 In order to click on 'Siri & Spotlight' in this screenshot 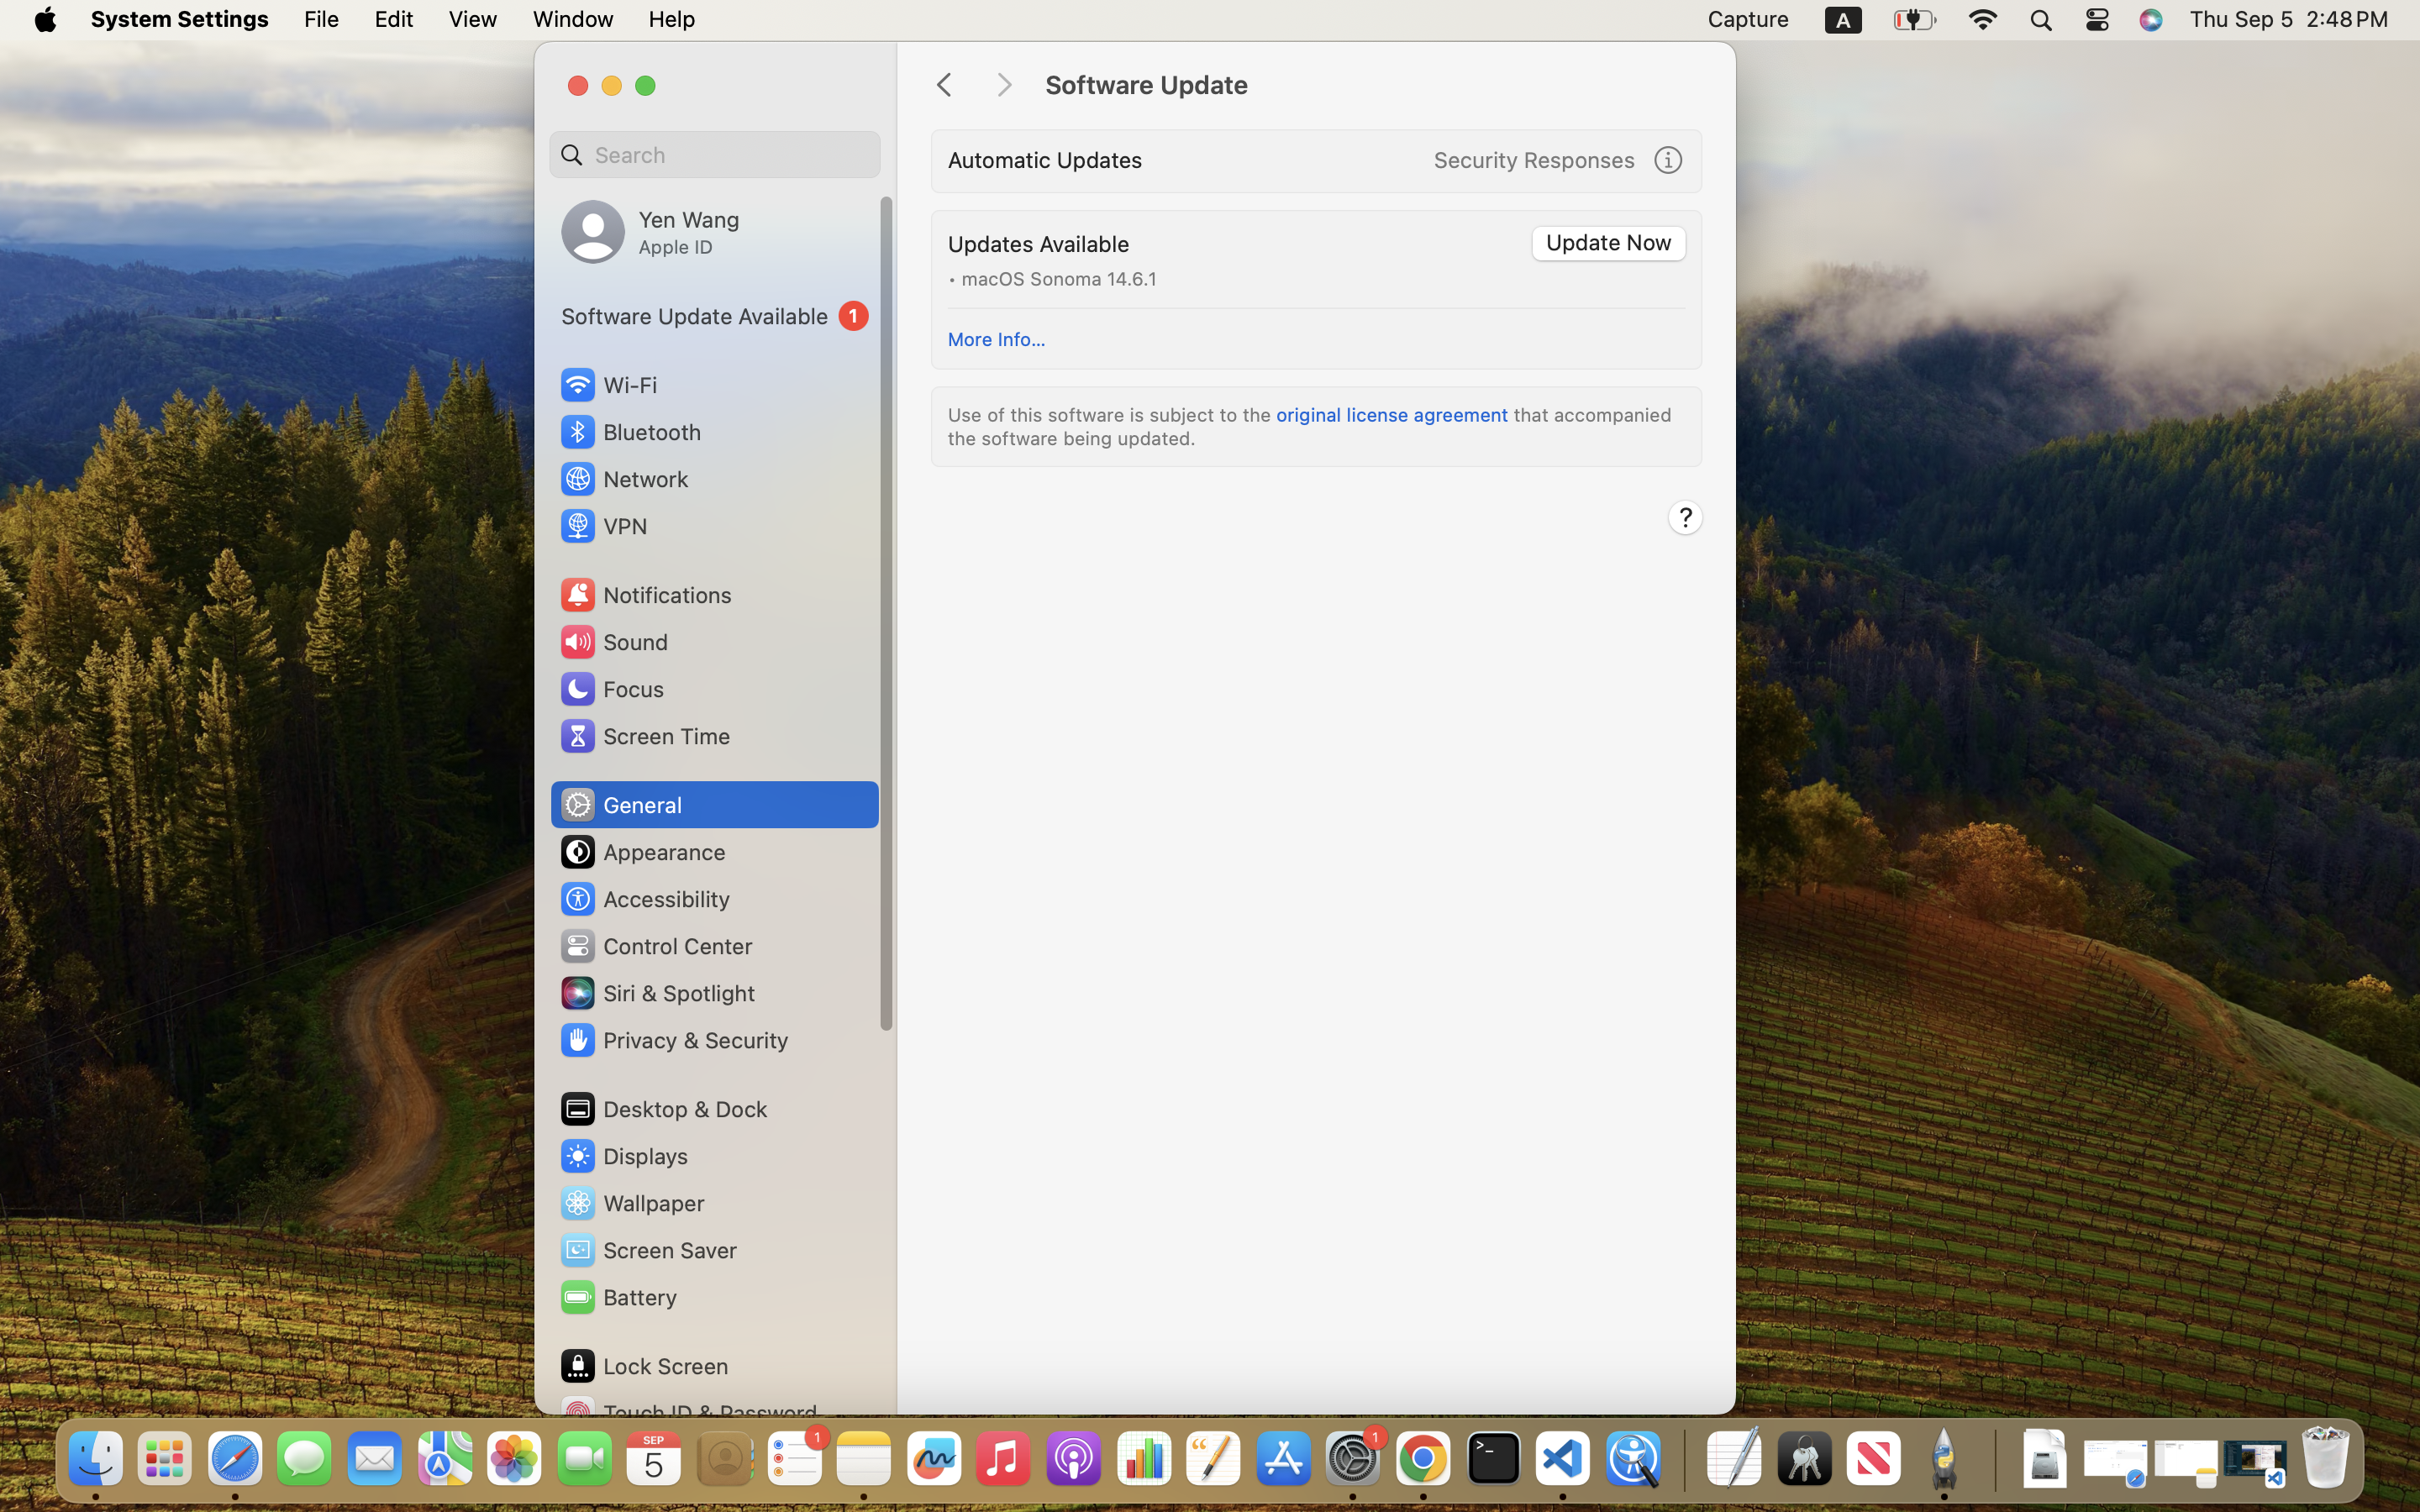, I will do `click(655, 992)`.